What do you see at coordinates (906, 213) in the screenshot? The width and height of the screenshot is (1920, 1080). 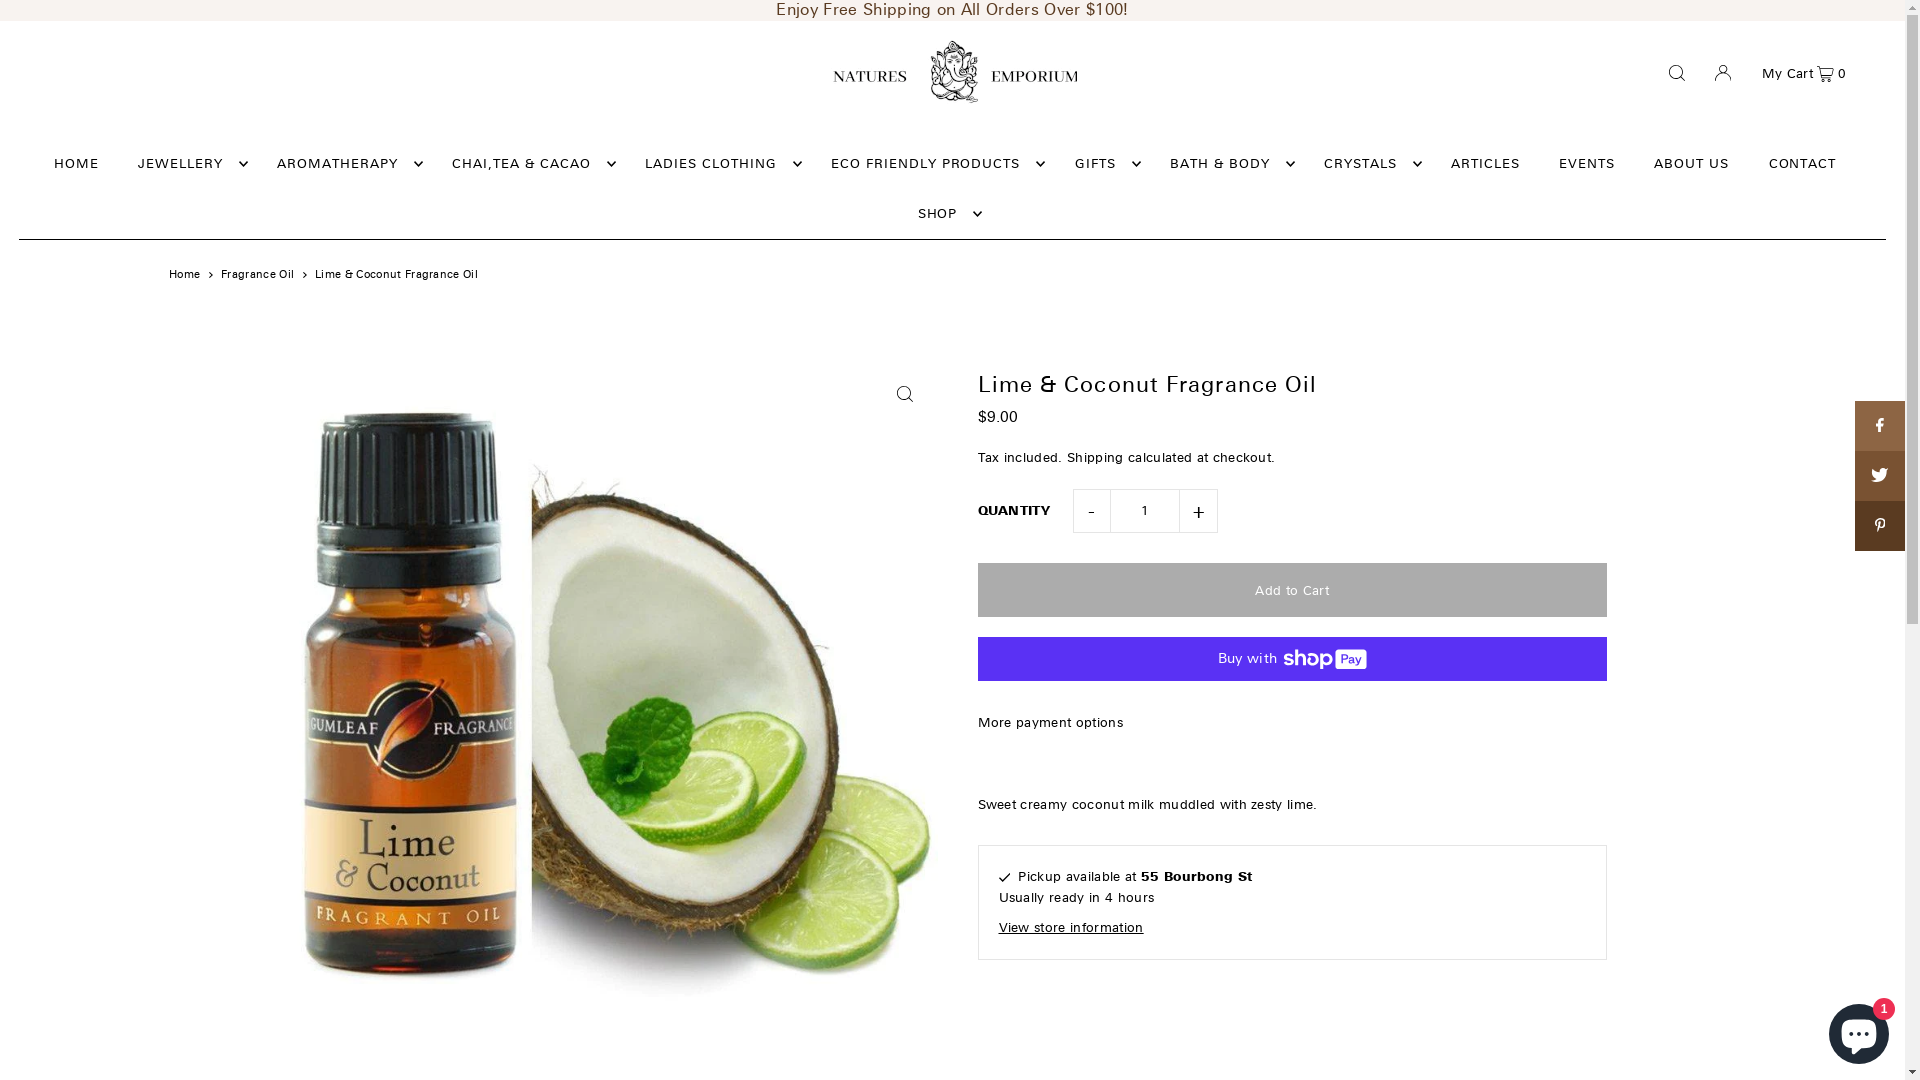 I see `'SHOP'` at bounding box center [906, 213].